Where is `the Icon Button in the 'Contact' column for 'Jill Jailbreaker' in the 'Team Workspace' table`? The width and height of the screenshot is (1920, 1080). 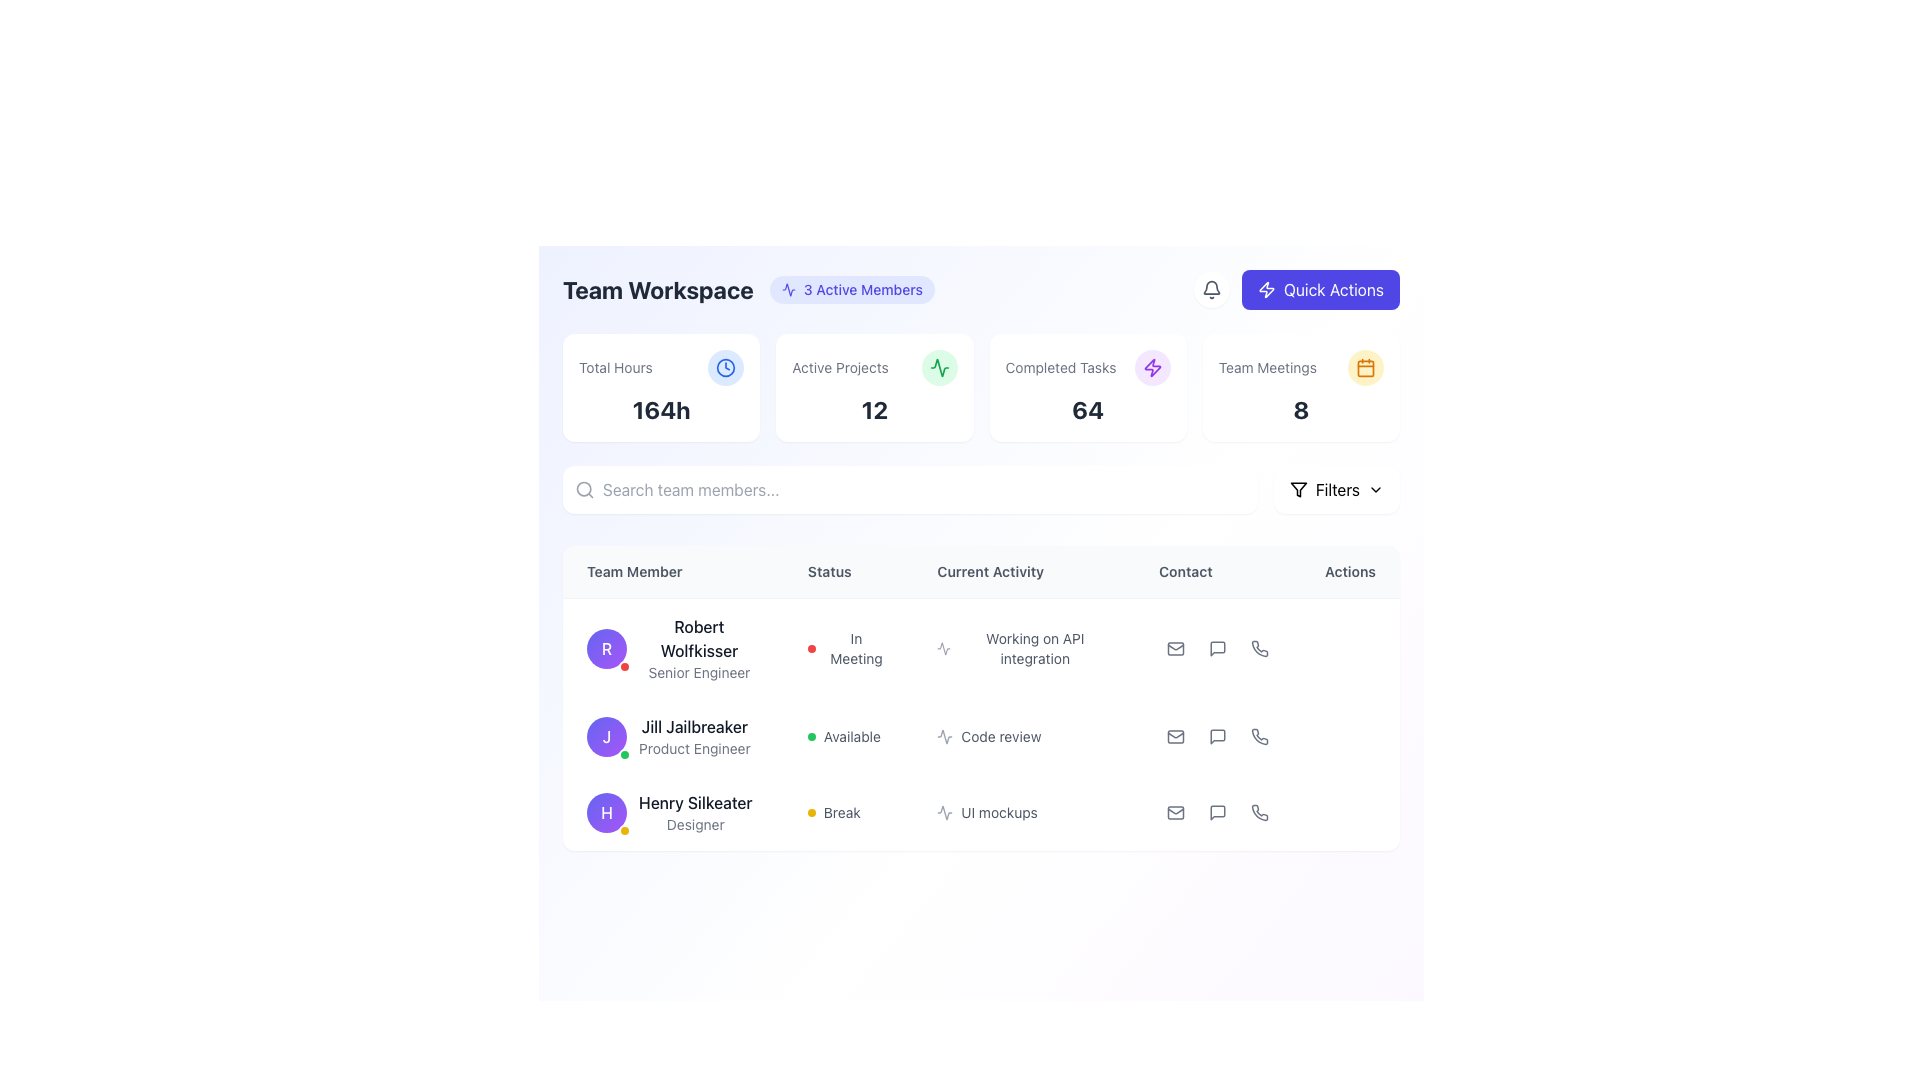
the Icon Button in the 'Contact' column for 'Jill Jailbreaker' in the 'Team Workspace' table is located at coordinates (1217, 736).